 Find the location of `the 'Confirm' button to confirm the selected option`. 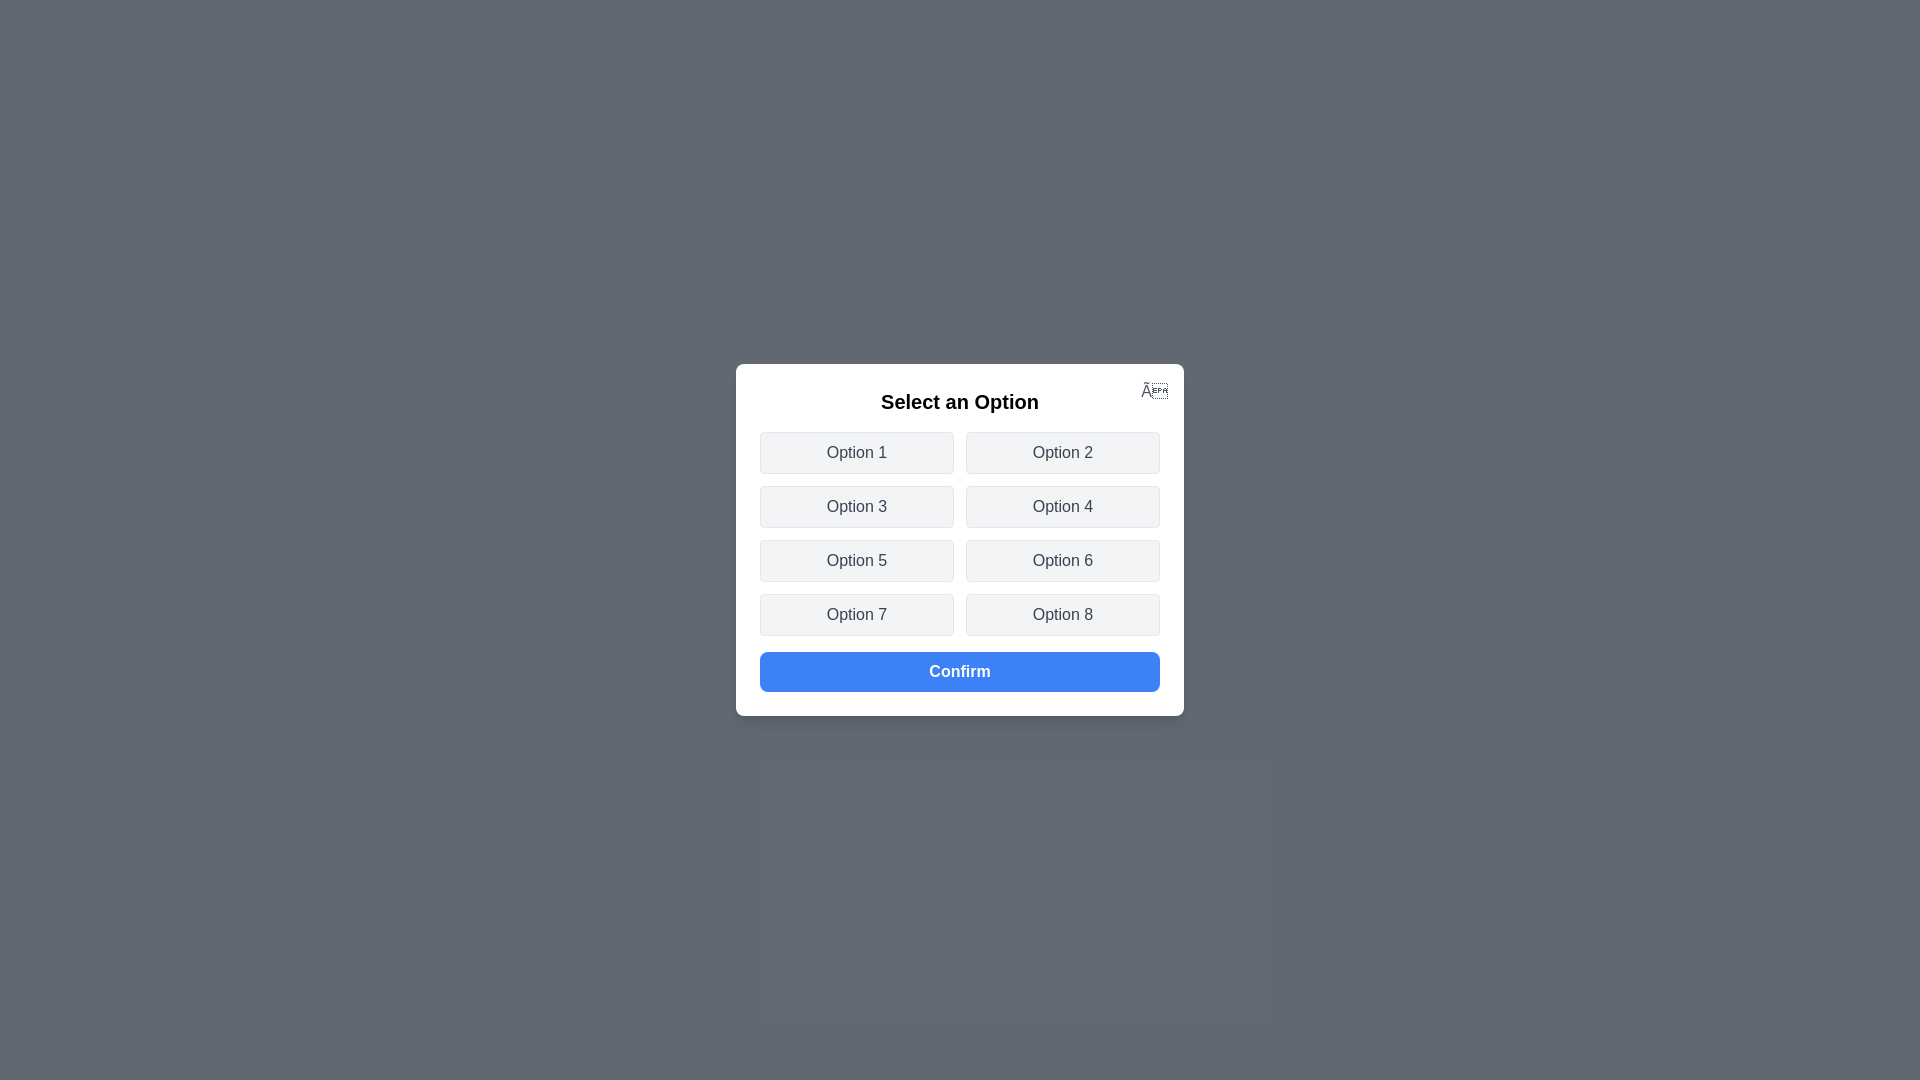

the 'Confirm' button to confirm the selected option is located at coordinates (960, 671).